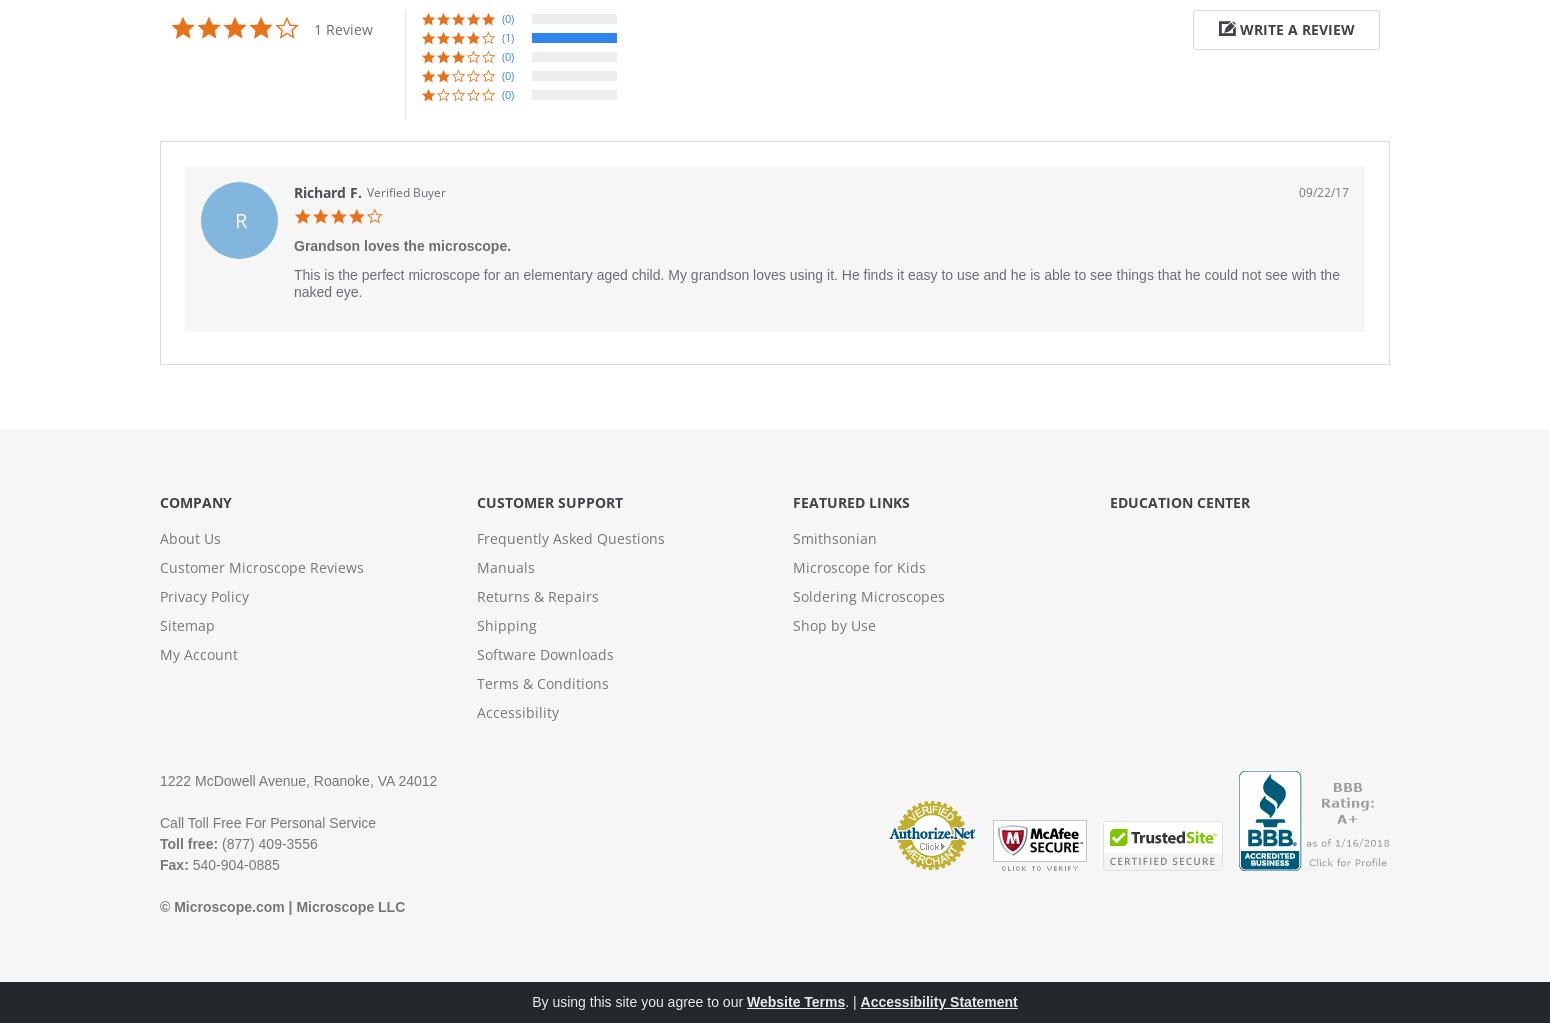 This screenshot has height=1023, width=1550. What do you see at coordinates (868, 595) in the screenshot?
I see `'Soldering Microscopes'` at bounding box center [868, 595].